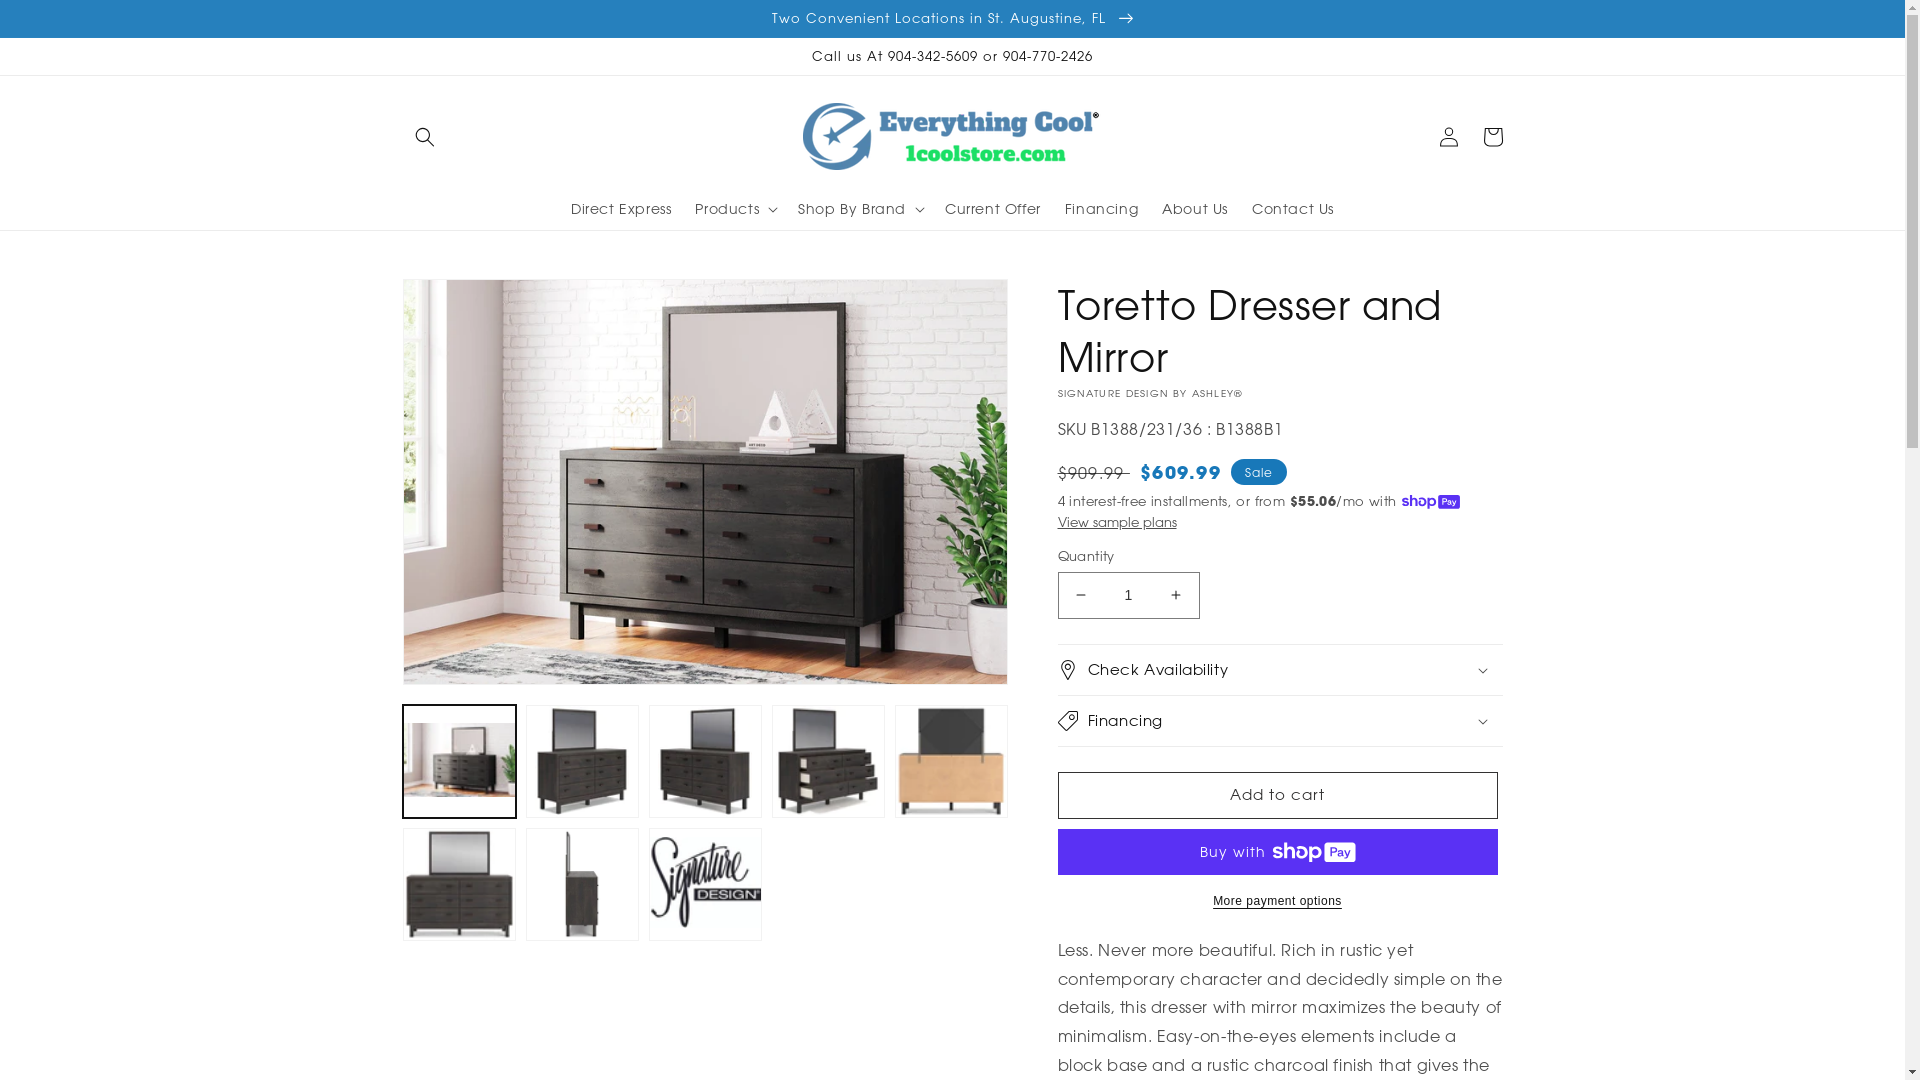  I want to click on 'Direct Express', so click(619, 208).